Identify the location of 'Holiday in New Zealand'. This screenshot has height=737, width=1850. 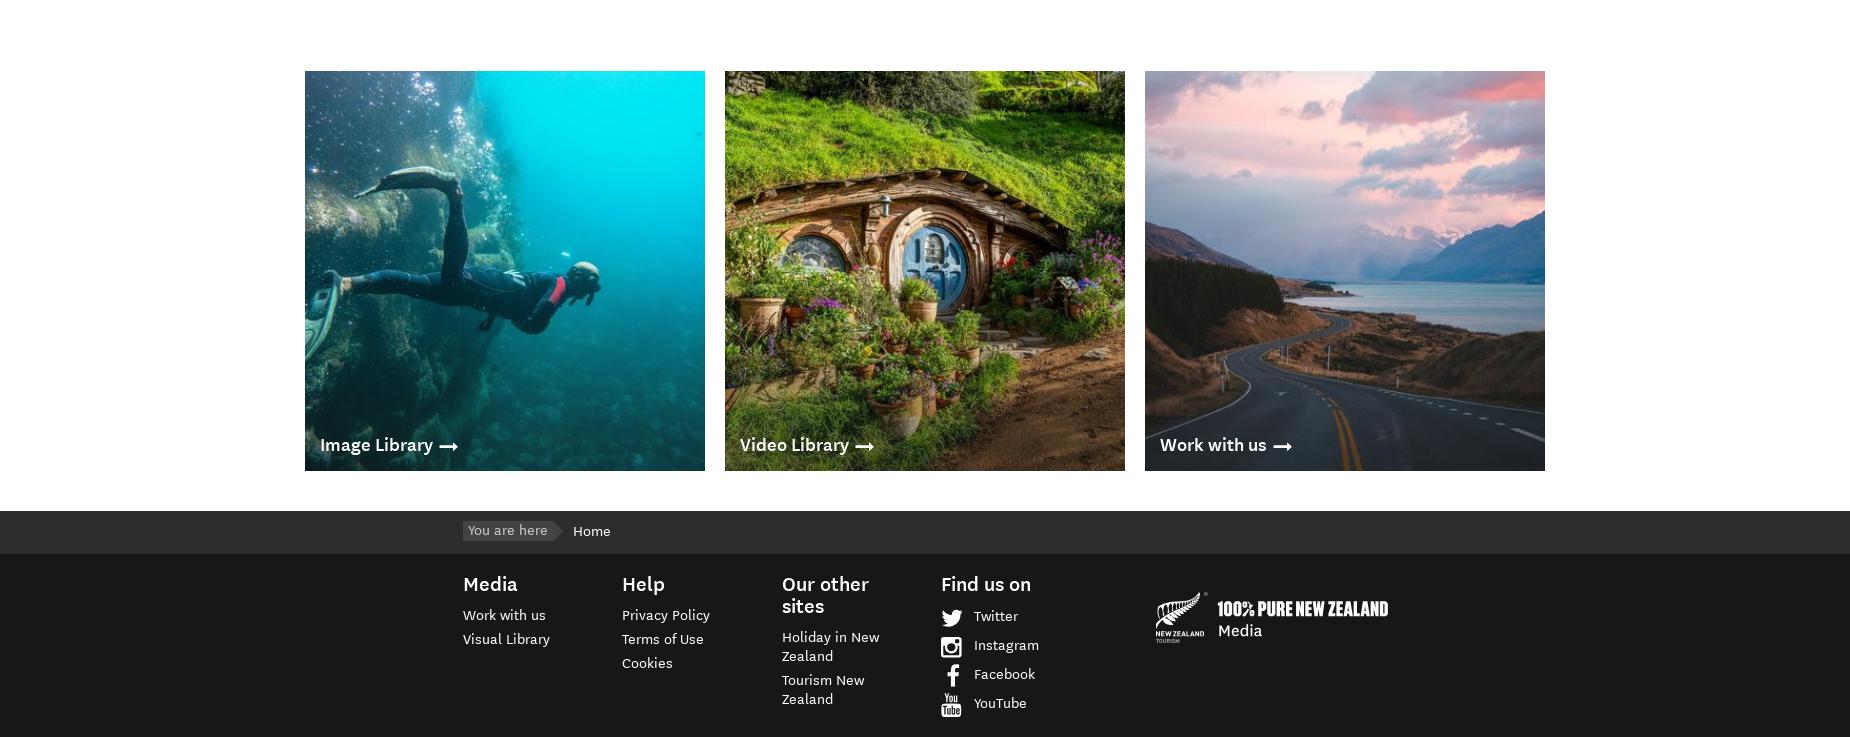
(829, 645).